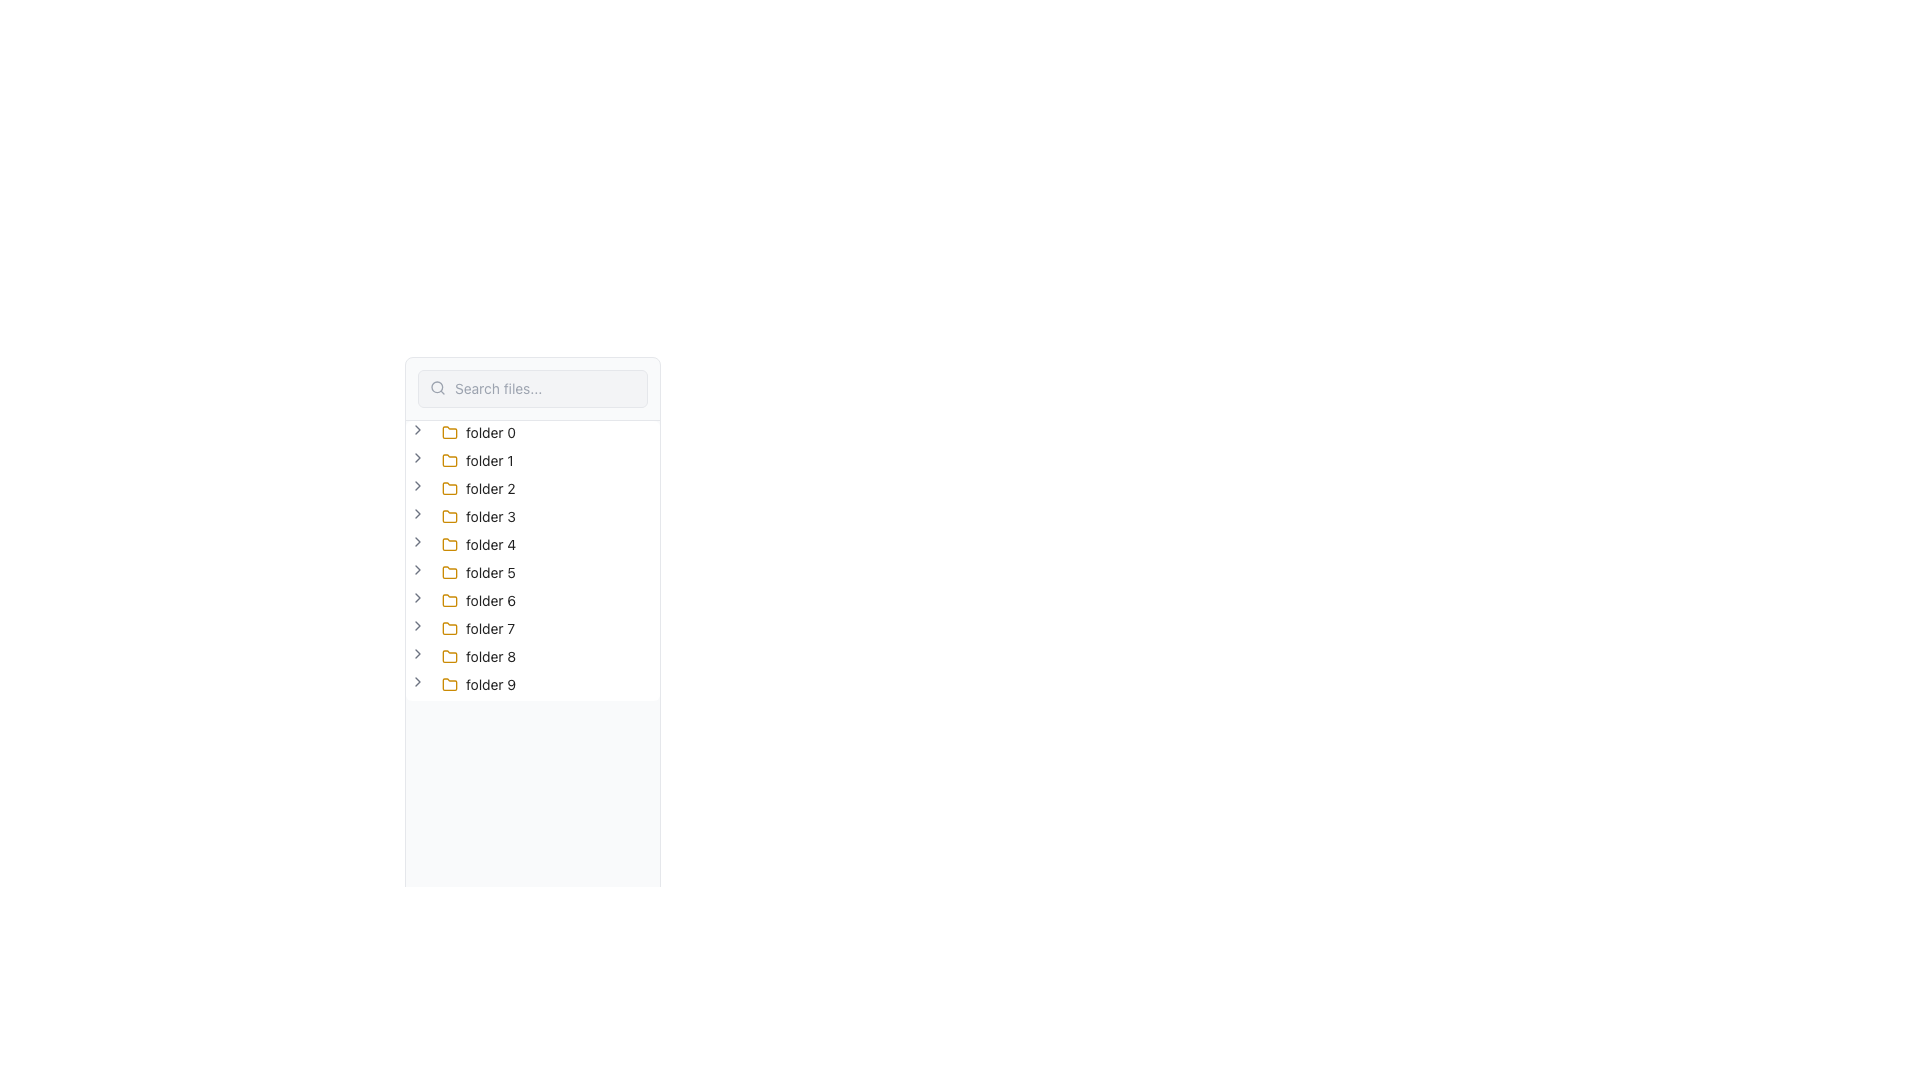 The height and width of the screenshot is (1080, 1920). Describe the element at coordinates (464, 515) in the screenshot. I see `the expandable arrow icon of the 'folder 3' item in the vertical file tree structure` at that location.